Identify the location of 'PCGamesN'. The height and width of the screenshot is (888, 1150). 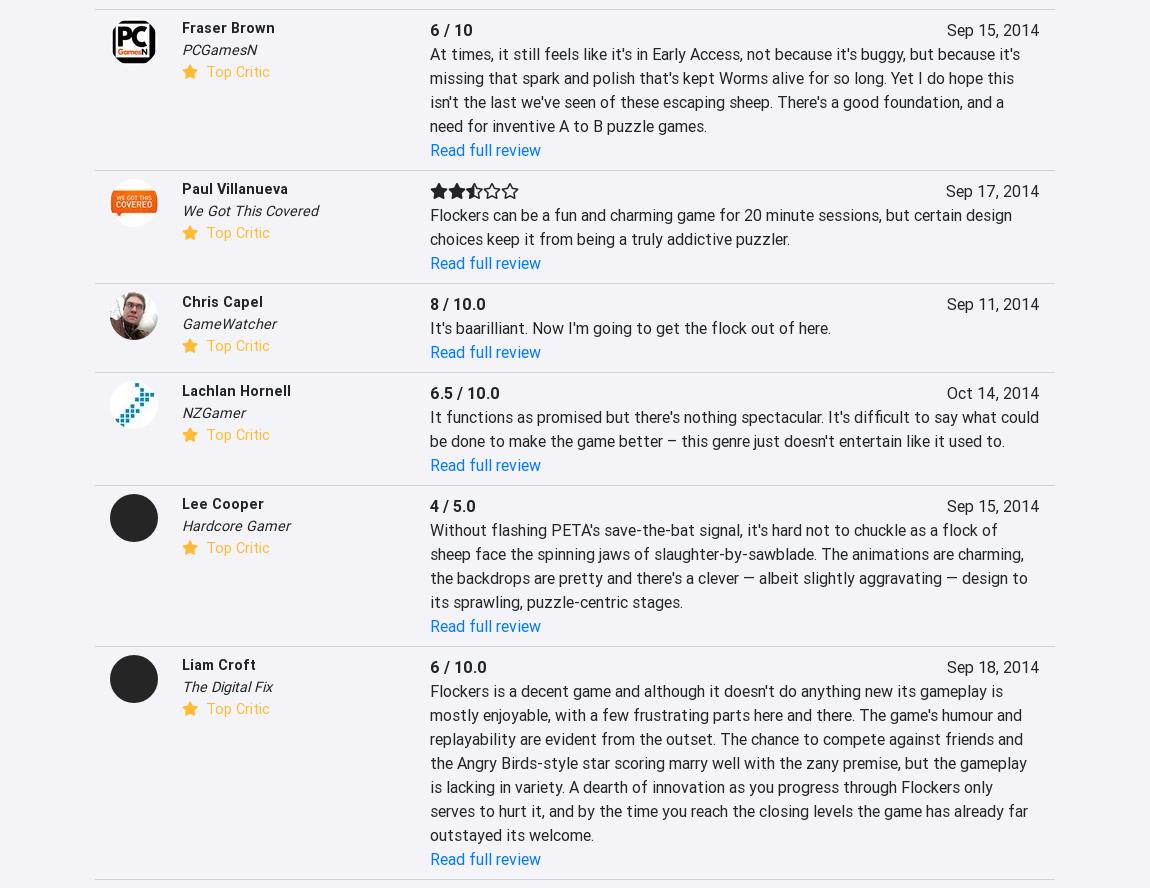
(217, 49).